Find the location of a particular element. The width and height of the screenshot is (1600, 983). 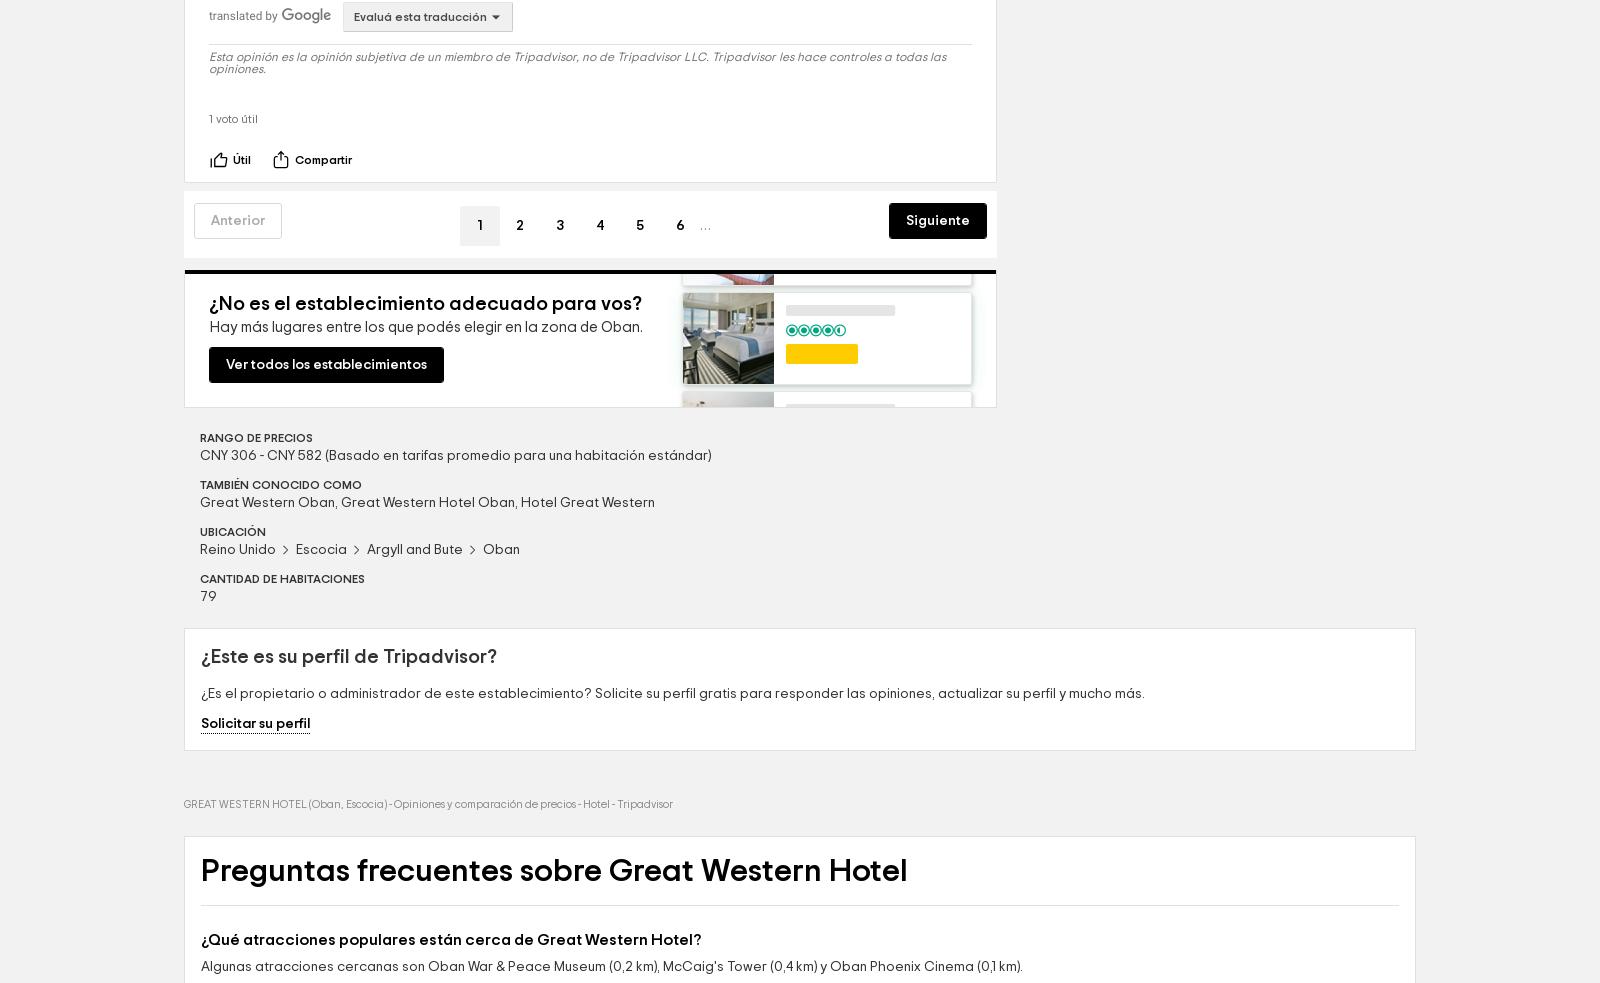

'Ver todos los establecimientos' is located at coordinates (326, 503).